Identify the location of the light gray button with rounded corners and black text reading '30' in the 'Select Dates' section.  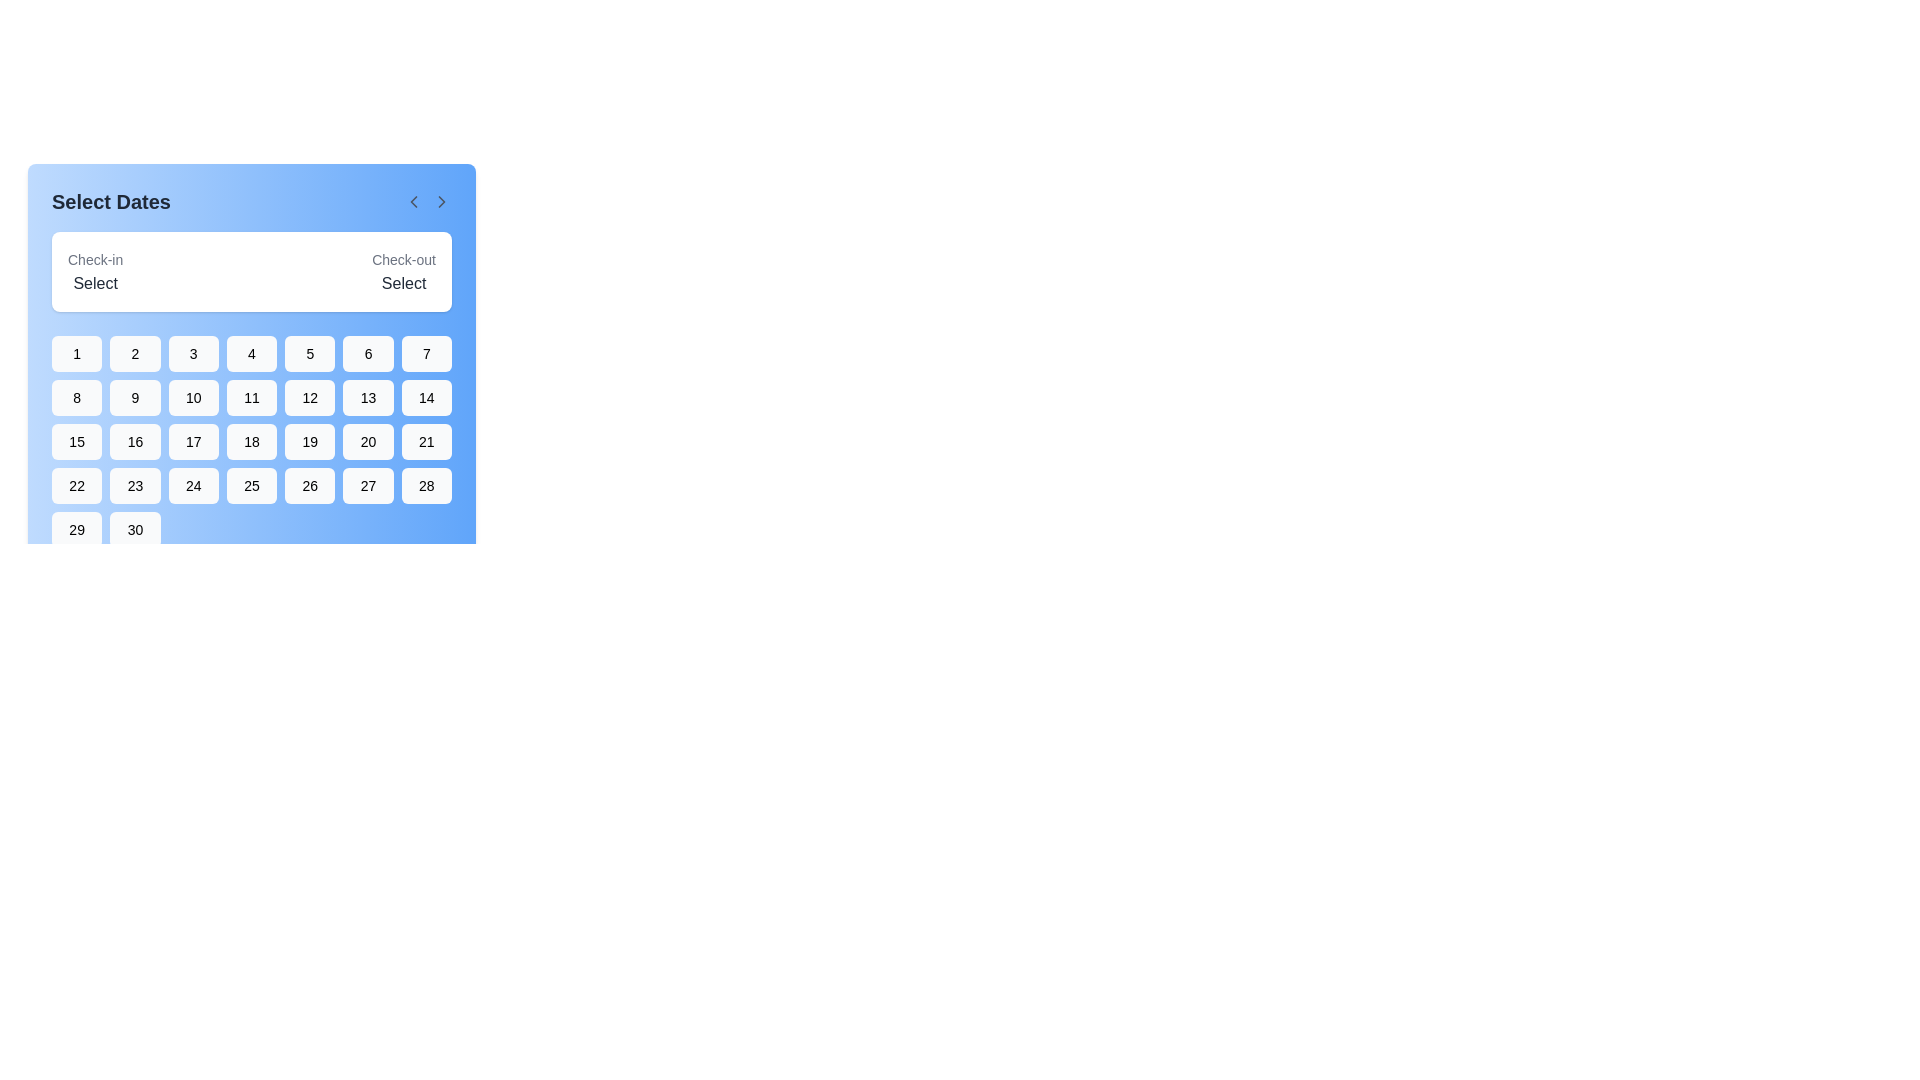
(134, 528).